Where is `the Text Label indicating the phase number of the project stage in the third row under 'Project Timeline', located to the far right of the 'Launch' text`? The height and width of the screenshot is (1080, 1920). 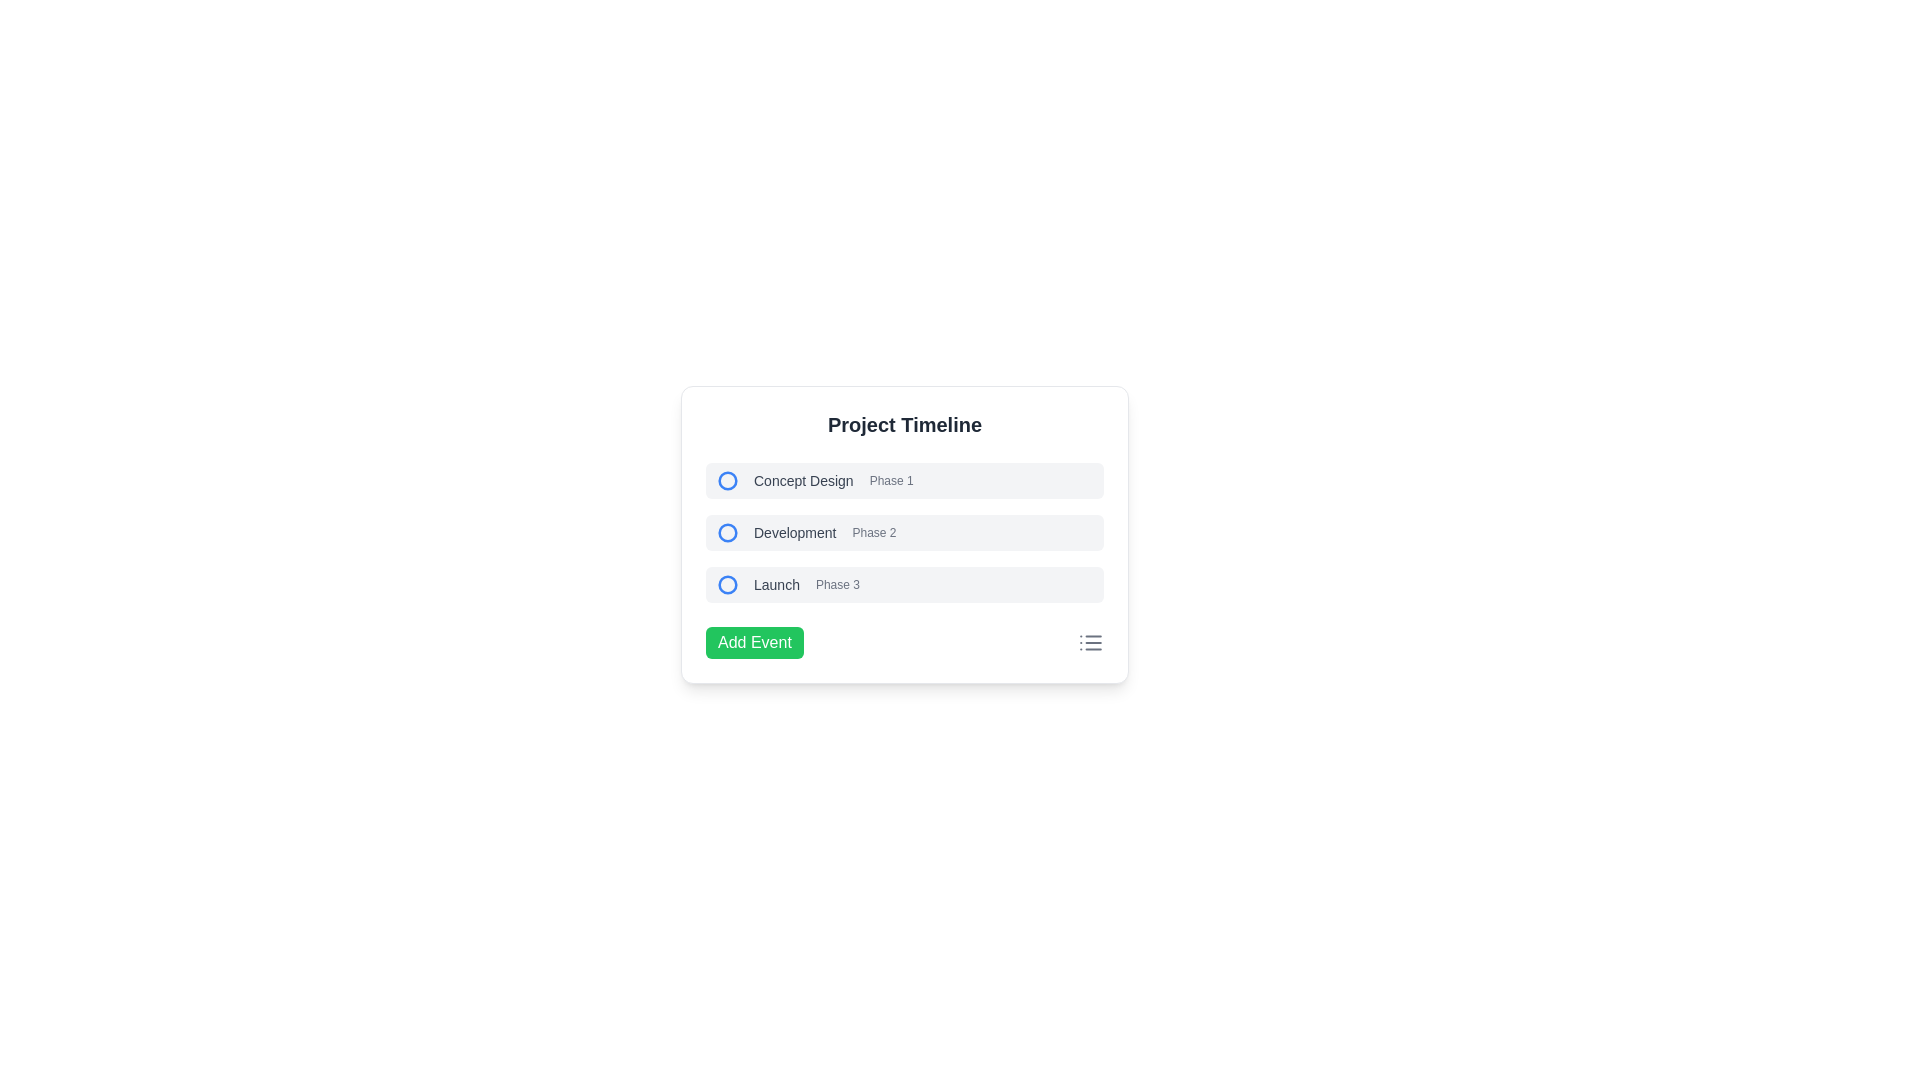 the Text Label indicating the phase number of the project stage in the third row under 'Project Timeline', located to the far right of the 'Launch' text is located at coordinates (837, 585).